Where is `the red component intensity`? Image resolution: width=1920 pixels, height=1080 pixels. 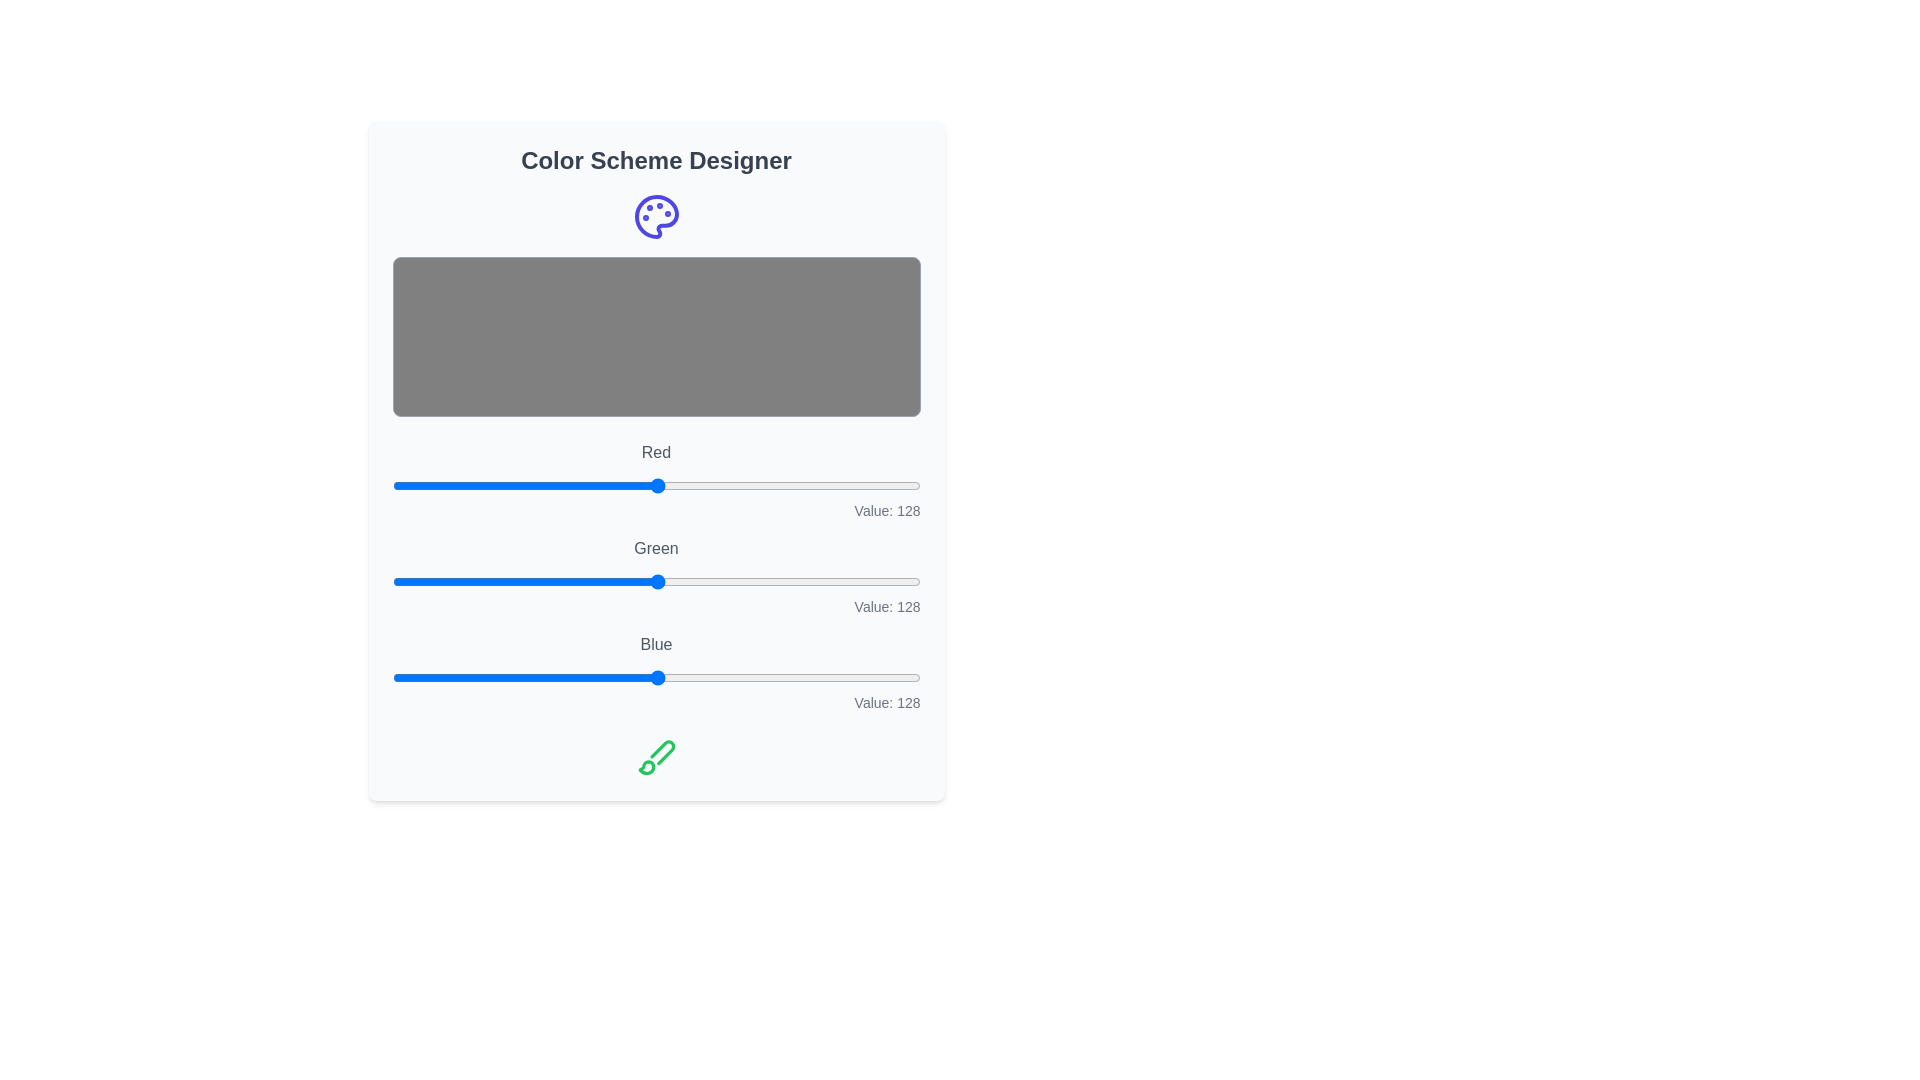
the red component intensity is located at coordinates (762, 486).